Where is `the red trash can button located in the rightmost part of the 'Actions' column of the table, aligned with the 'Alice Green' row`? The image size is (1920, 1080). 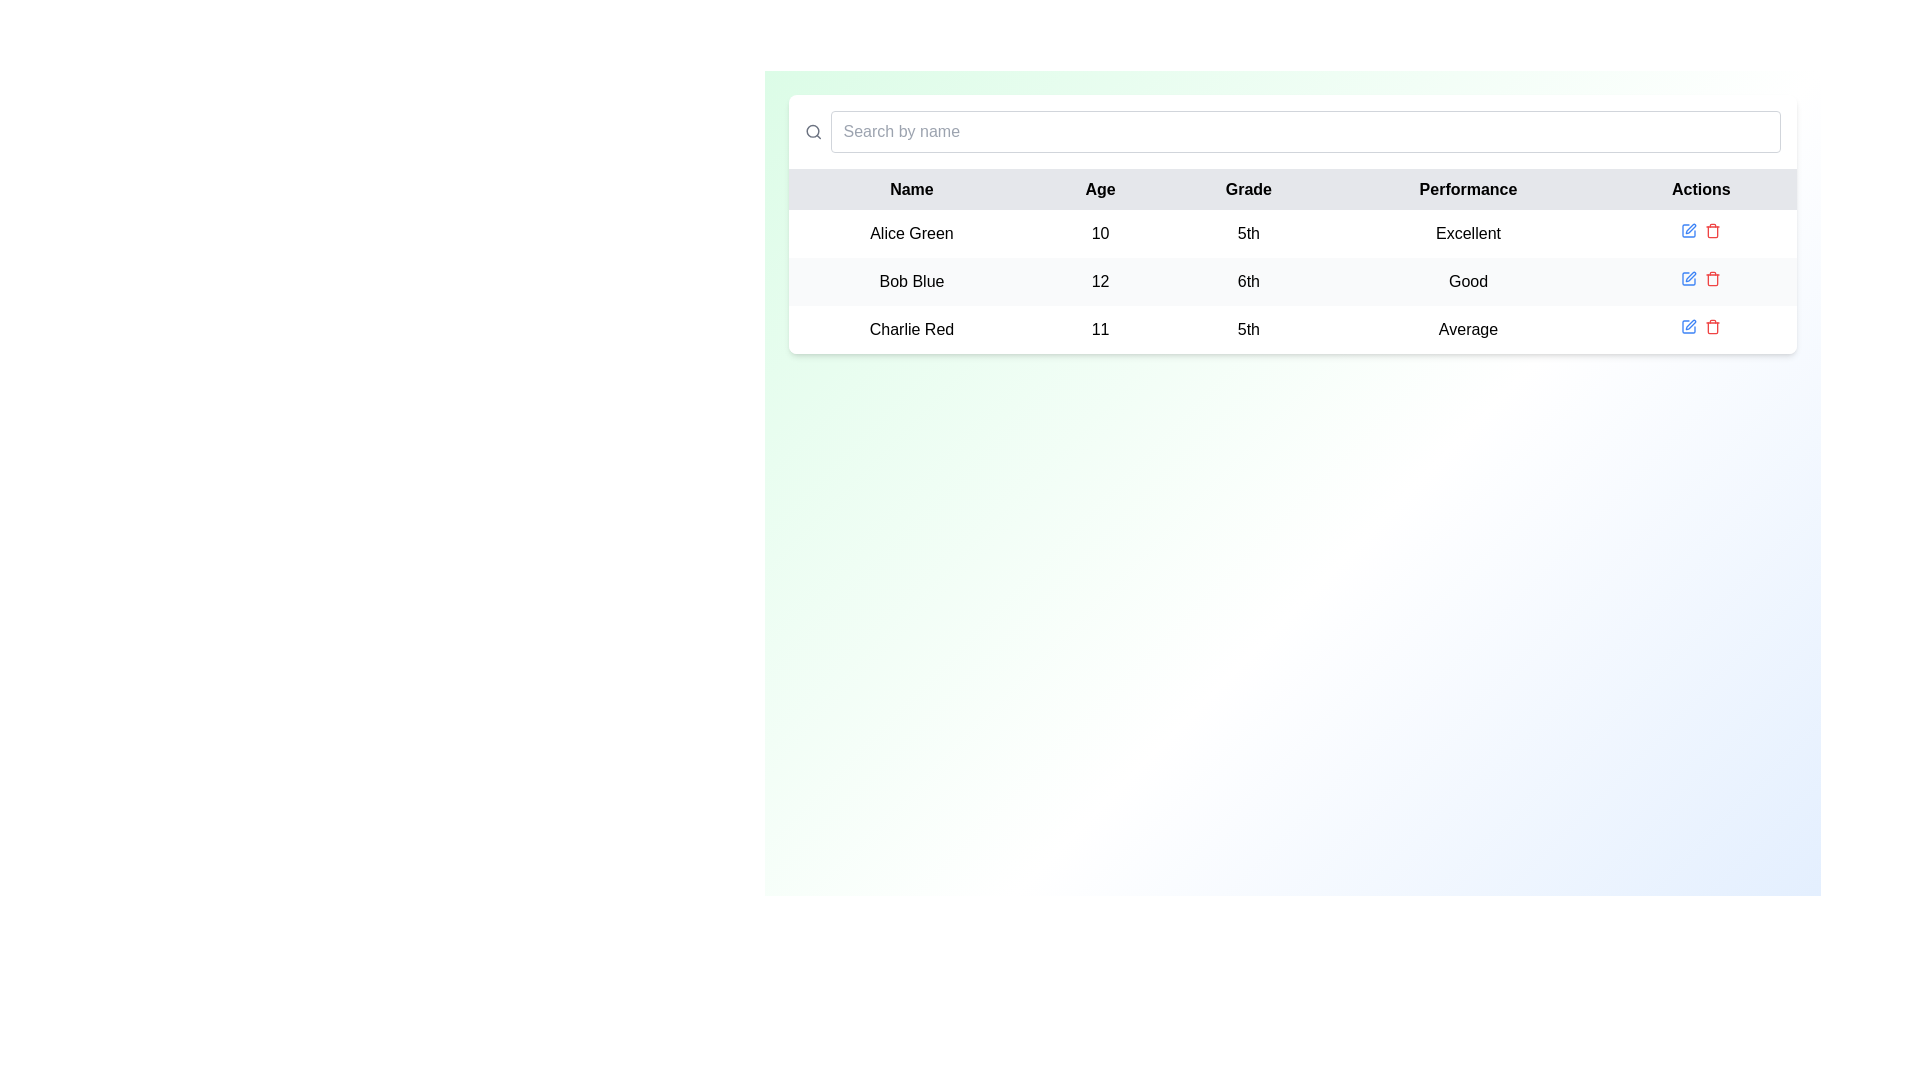 the red trash can button located in the rightmost part of the 'Actions' column of the table, aligned with the 'Alice Green' row is located at coordinates (1712, 230).